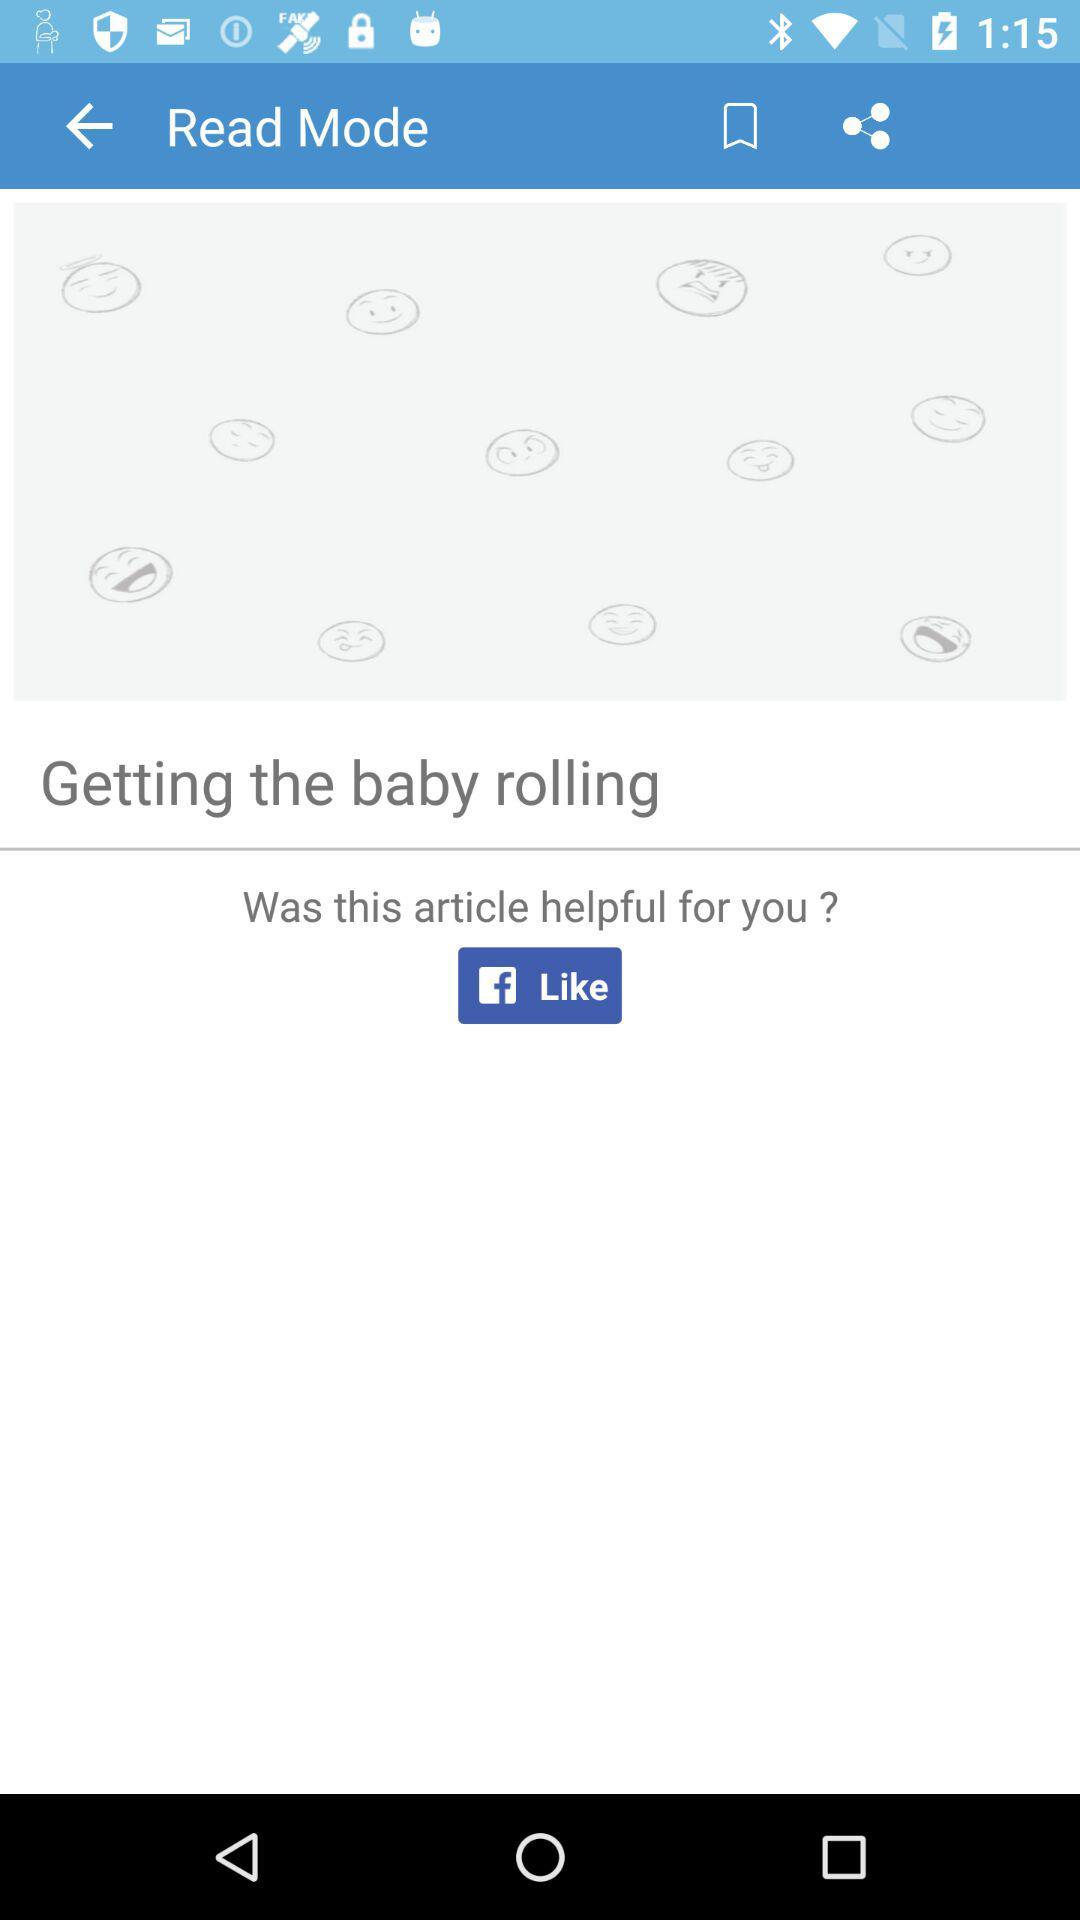 This screenshot has width=1080, height=1920. What do you see at coordinates (865, 124) in the screenshot?
I see `share the article` at bounding box center [865, 124].